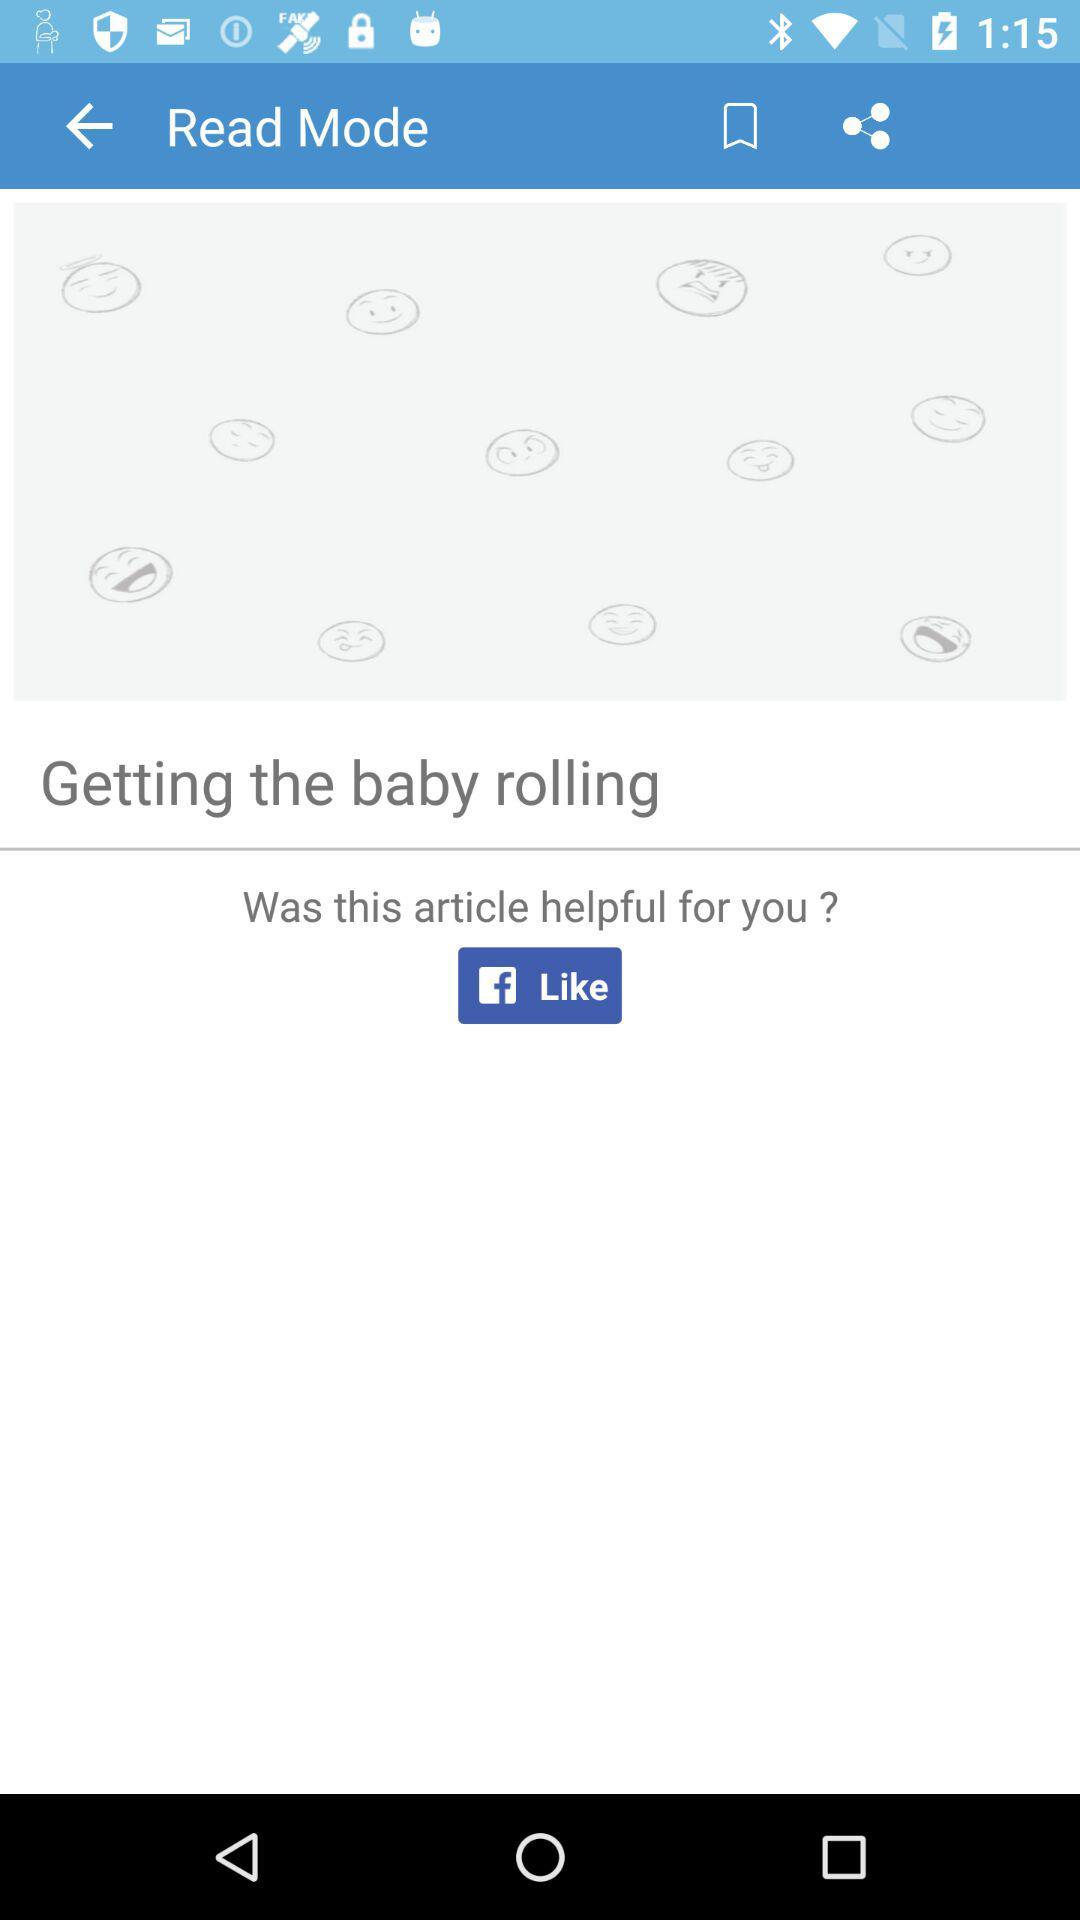 This screenshot has width=1080, height=1920. What do you see at coordinates (865, 124) in the screenshot?
I see `share the article` at bounding box center [865, 124].